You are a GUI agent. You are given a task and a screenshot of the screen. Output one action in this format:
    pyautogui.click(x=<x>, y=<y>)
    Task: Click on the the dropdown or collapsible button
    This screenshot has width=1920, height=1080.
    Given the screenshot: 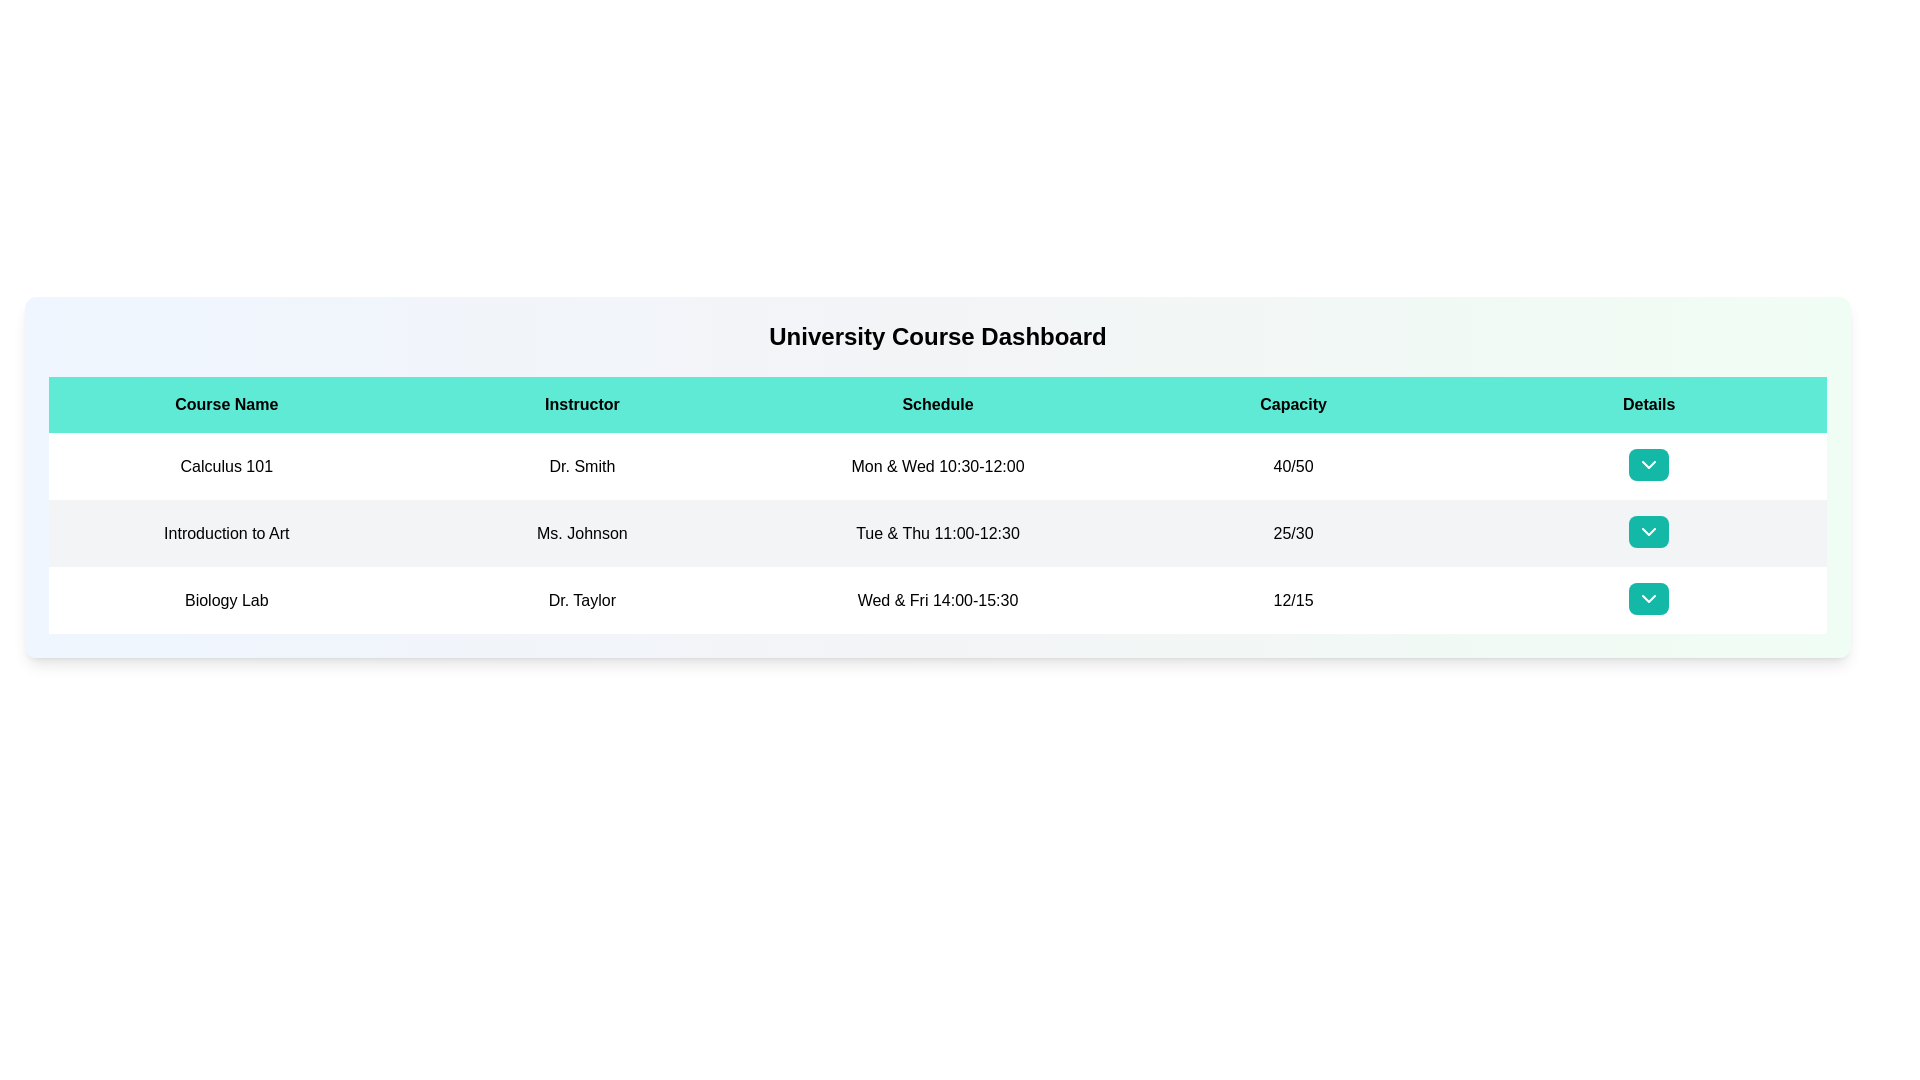 What is the action you would take?
    pyautogui.click(x=1649, y=466)
    